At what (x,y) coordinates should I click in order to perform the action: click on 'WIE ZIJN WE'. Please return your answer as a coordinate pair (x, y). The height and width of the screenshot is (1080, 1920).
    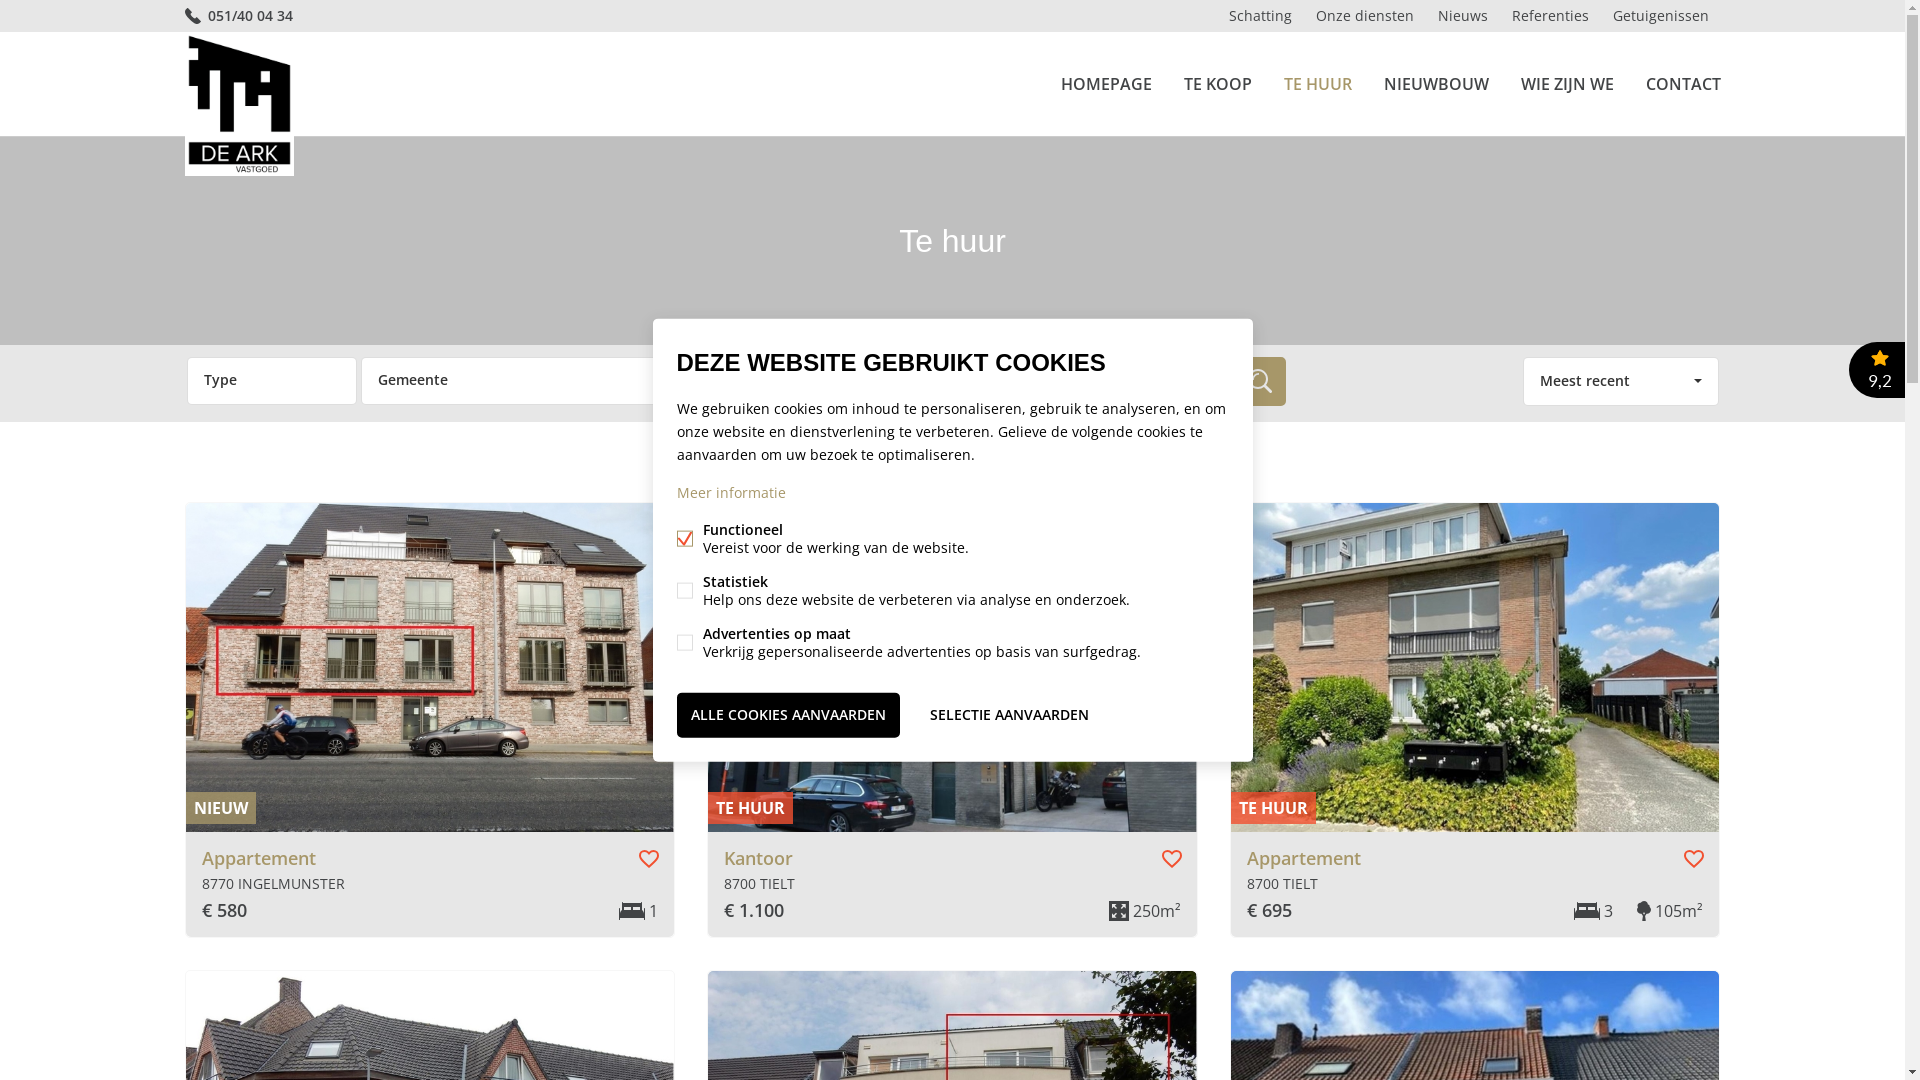
    Looking at the image, I should click on (1520, 83).